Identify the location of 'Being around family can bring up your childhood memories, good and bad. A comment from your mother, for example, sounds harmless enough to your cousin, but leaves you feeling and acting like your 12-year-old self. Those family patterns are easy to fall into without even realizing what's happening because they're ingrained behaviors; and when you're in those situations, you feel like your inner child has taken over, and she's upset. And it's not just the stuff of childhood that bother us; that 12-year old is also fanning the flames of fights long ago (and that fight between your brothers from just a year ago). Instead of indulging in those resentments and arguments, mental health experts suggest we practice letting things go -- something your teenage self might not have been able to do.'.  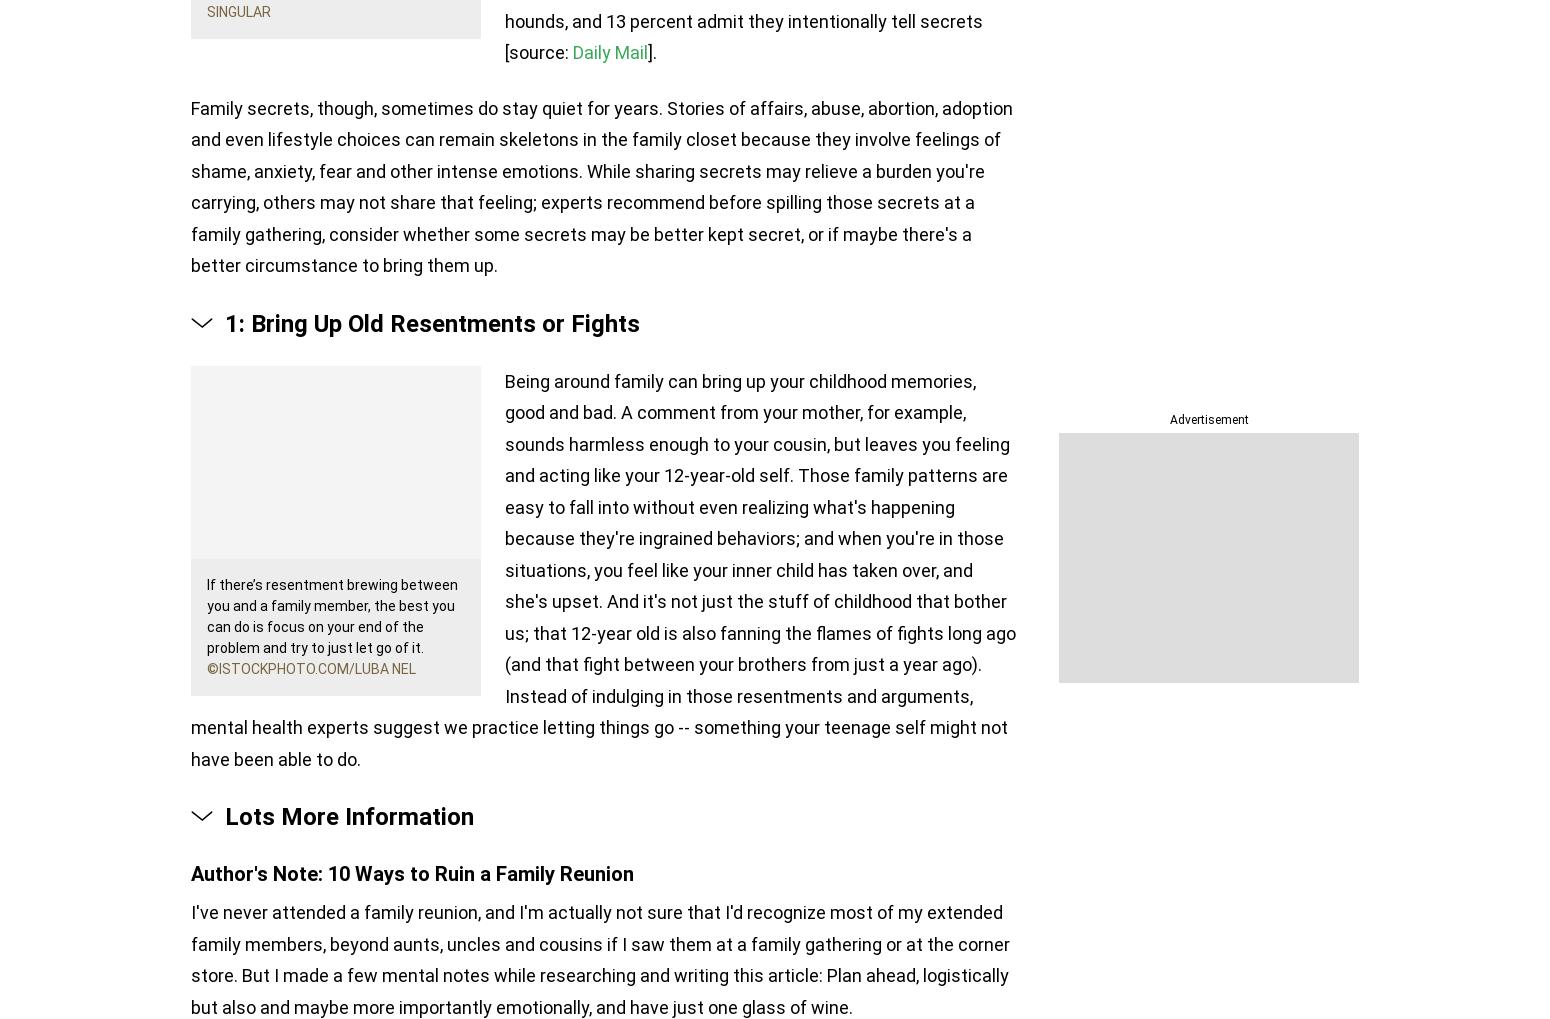
(603, 568).